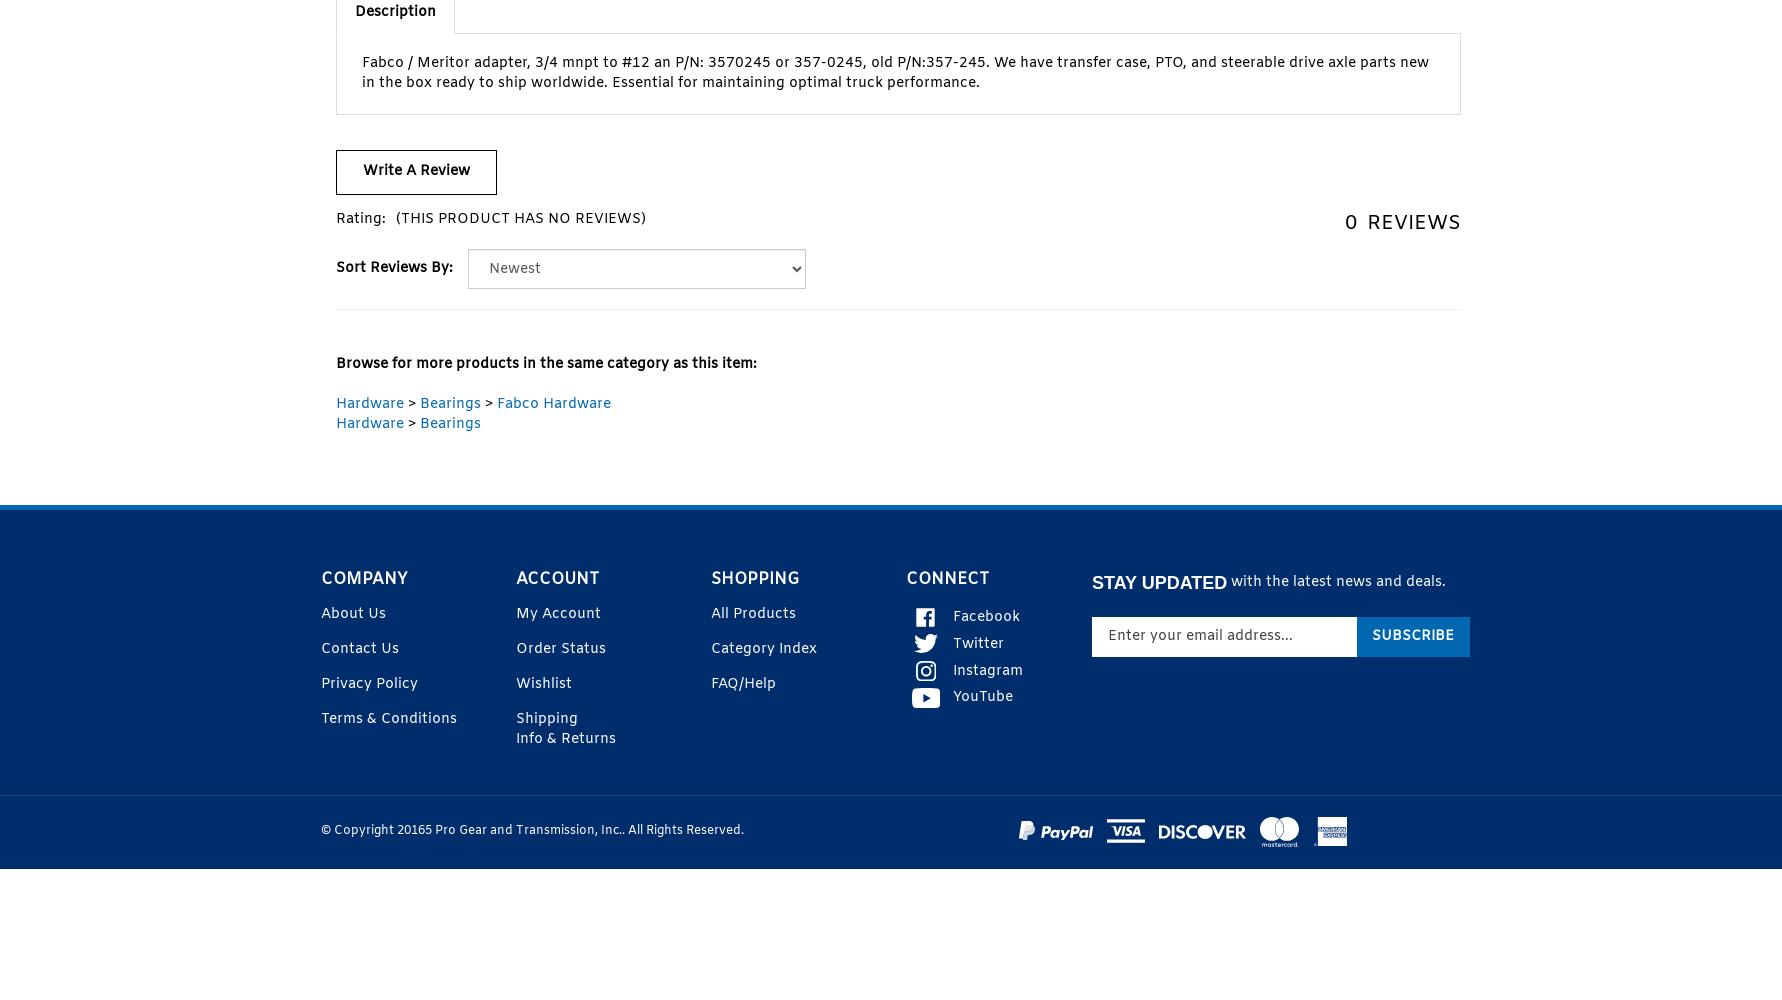 This screenshot has height=1000, width=1782. I want to click on 'Twitter', so click(953, 643).